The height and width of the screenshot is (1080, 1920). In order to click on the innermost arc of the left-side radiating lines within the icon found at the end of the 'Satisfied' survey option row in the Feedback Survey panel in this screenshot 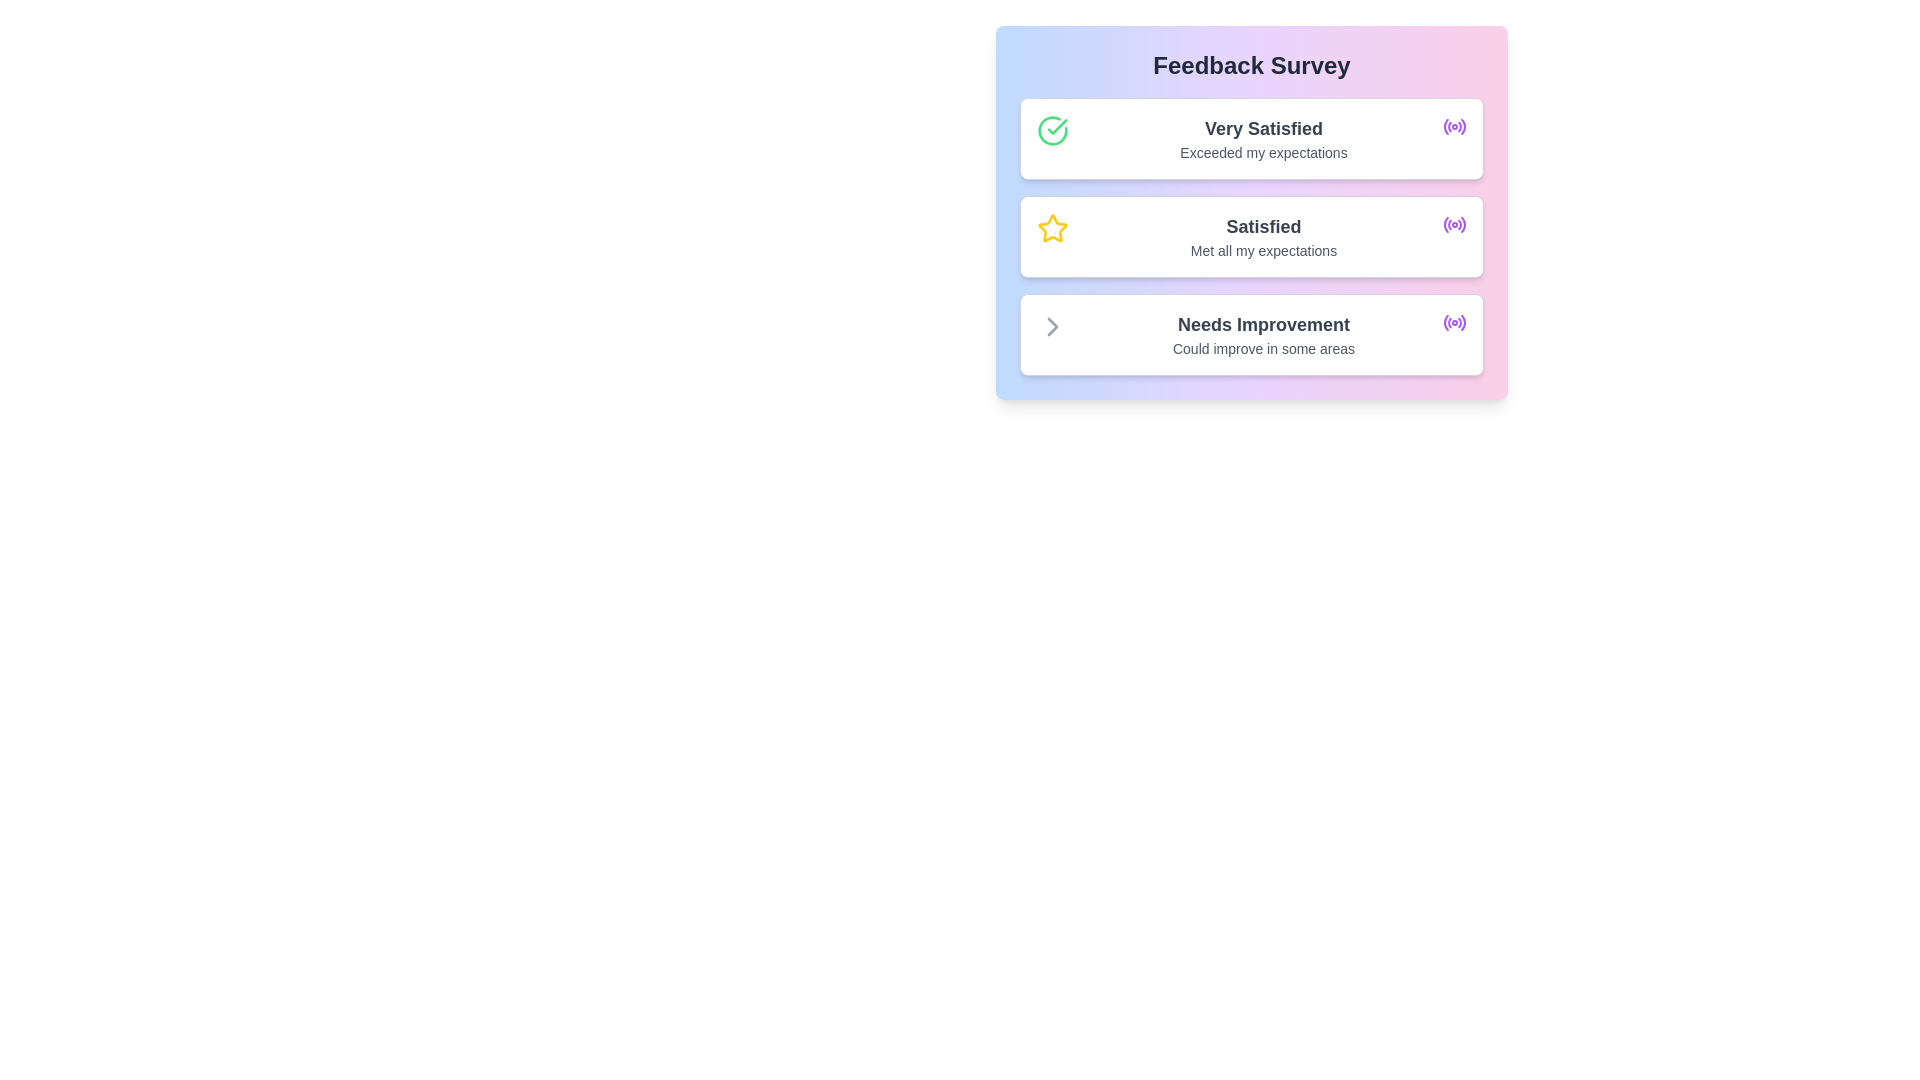, I will do `click(1446, 224)`.